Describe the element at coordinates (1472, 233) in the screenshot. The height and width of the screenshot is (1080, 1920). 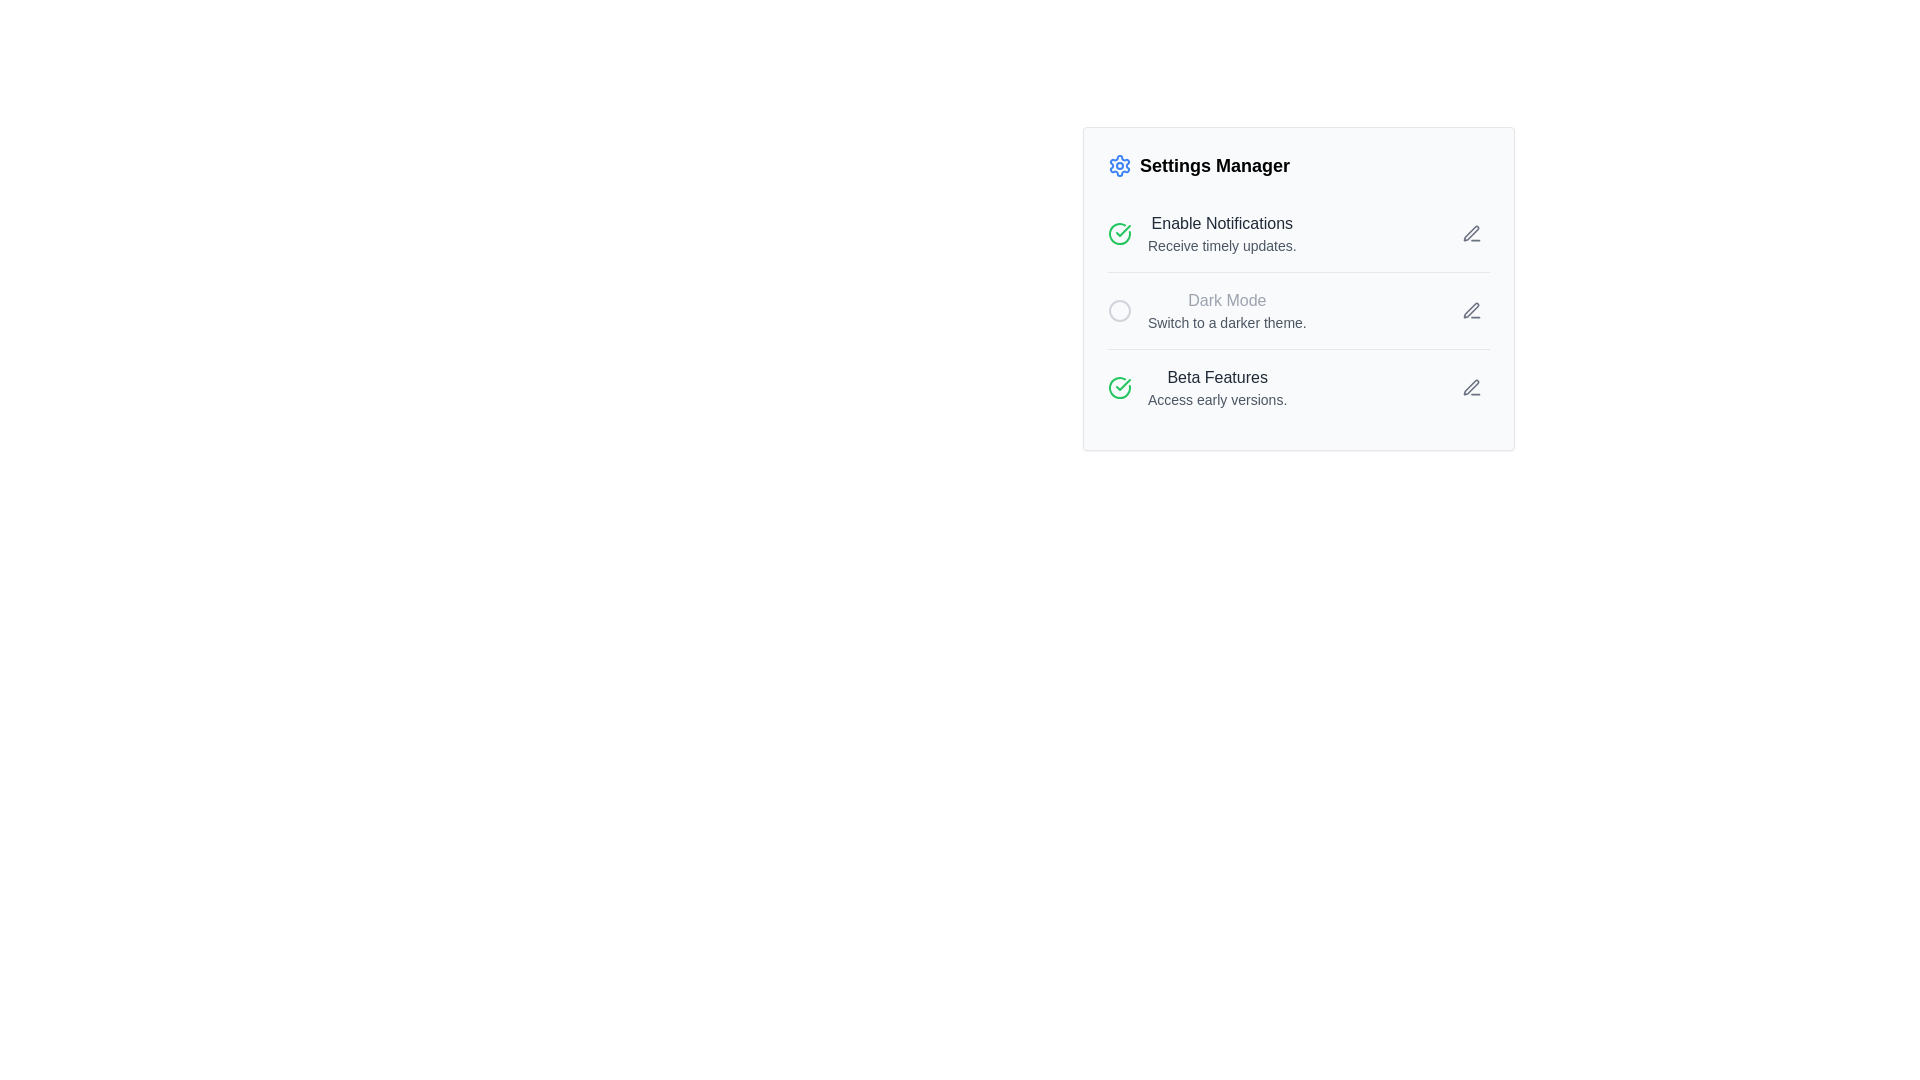
I see `the editing button for the 'Enable Notifications' option located at the far right side of the 'Settings Manager' interface` at that location.